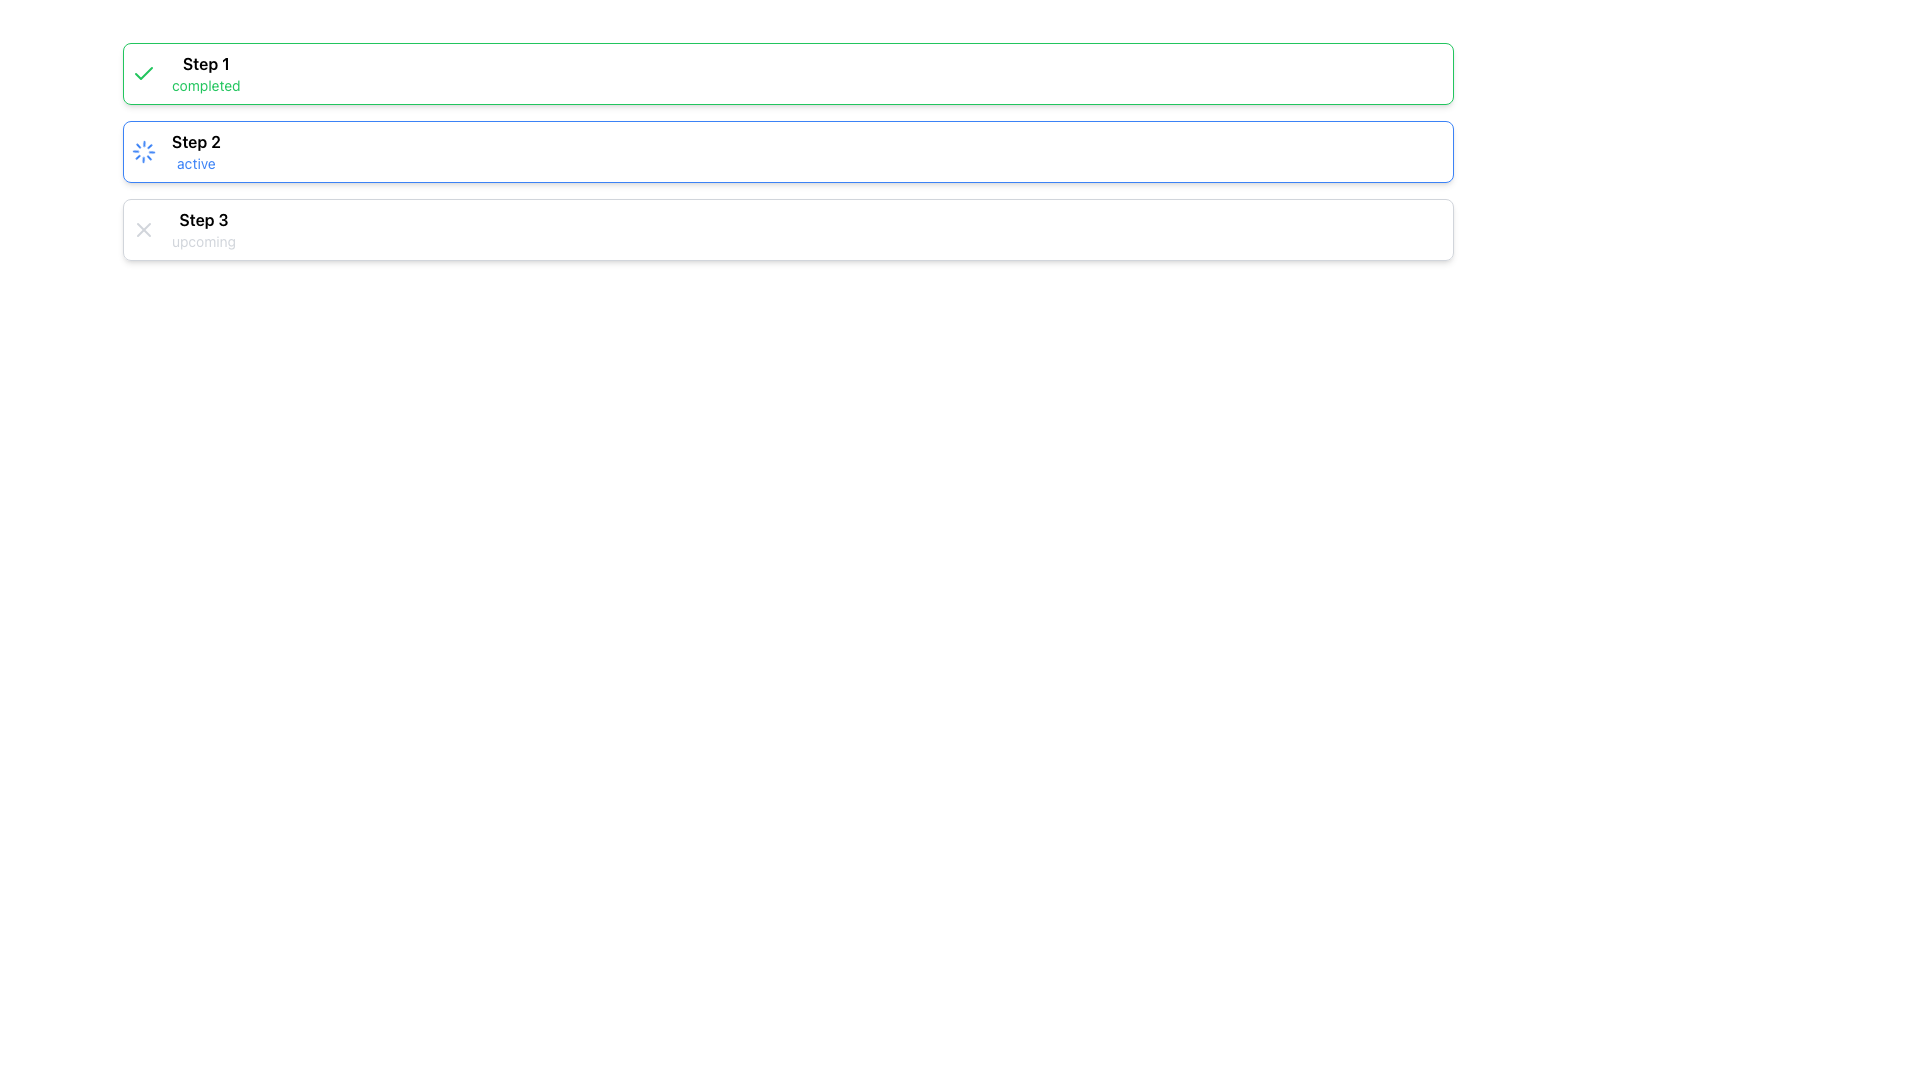 This screenshot has width=1920, height=1080. I want to click on the informational text label displaying 'upcoming', which is styled with a smaller font size and light gray color, located under the 'Step 3' label, so click(203, 241).